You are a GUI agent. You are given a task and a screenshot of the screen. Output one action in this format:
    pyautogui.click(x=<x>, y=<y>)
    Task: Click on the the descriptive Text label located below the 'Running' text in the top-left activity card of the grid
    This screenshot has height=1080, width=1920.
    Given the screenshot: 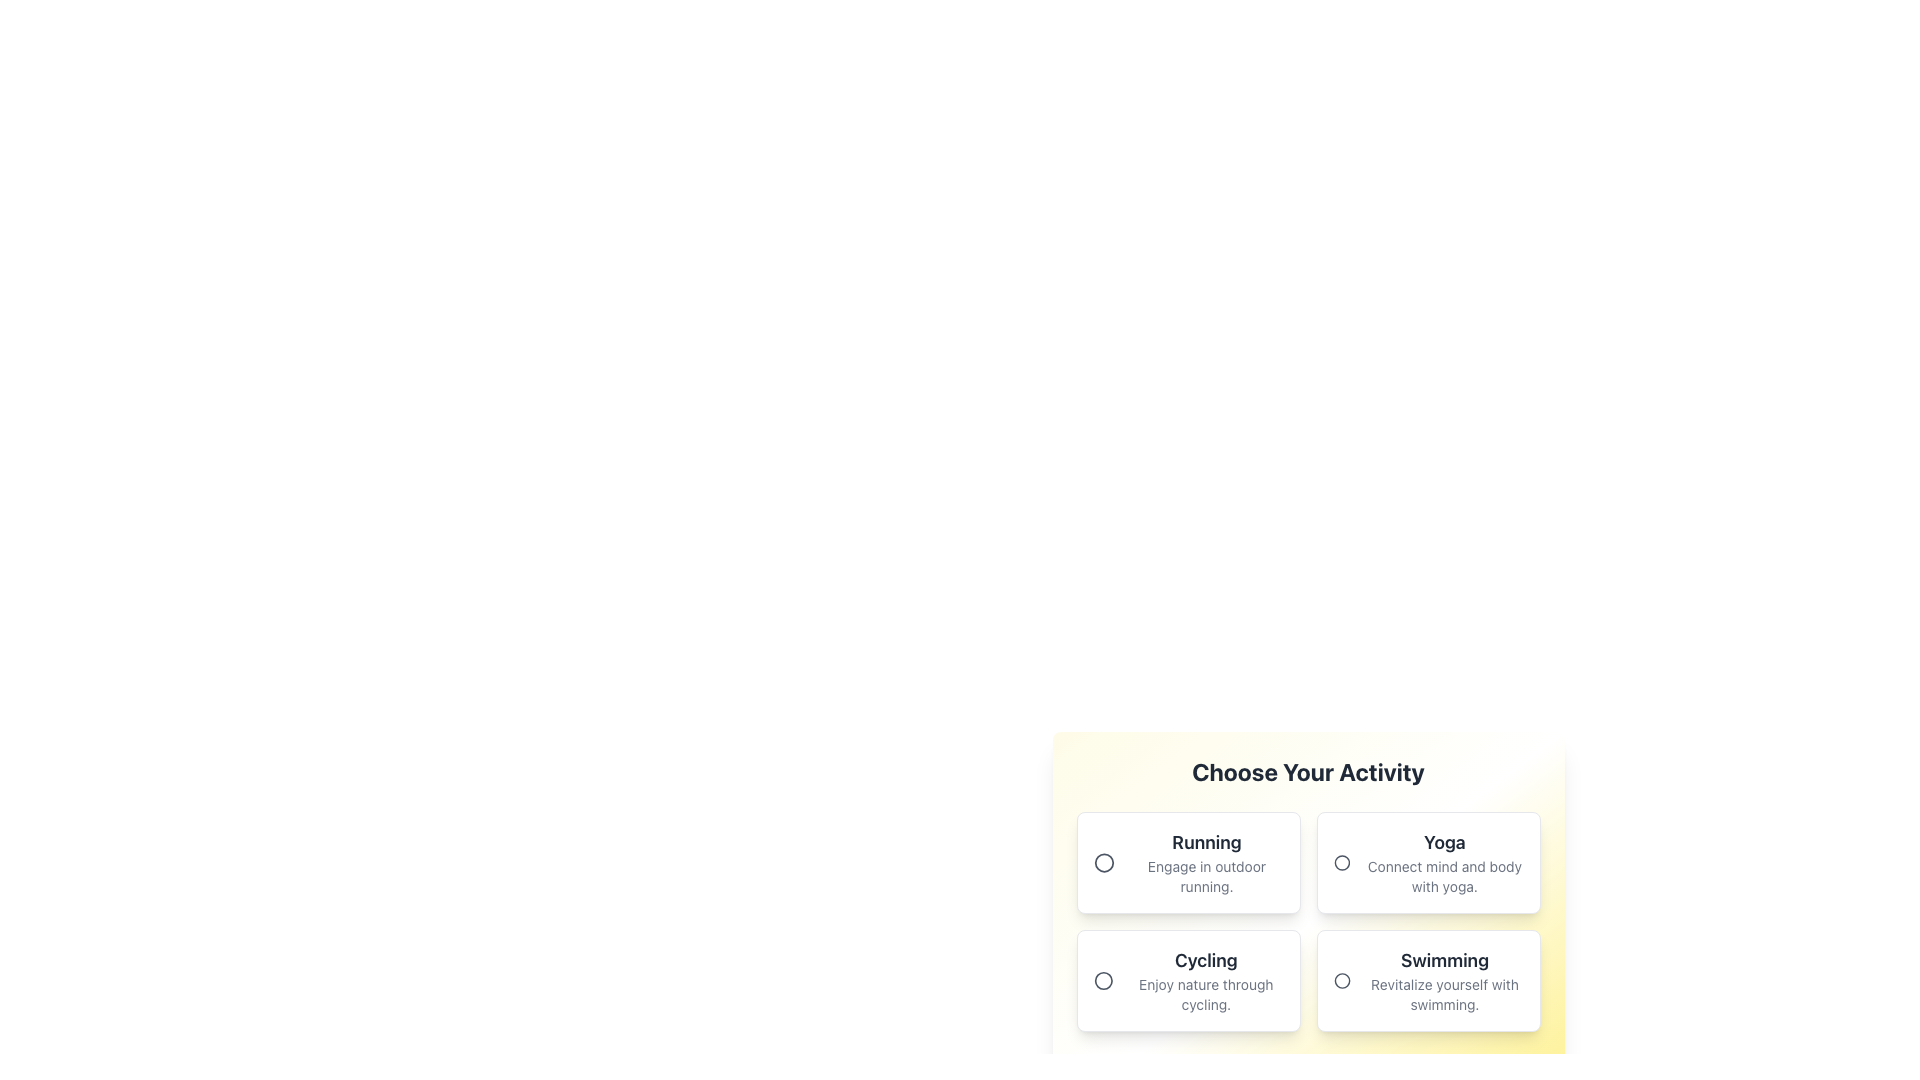 What is the action you would take?
    pyautogui.click(x=1205, y=875)
    